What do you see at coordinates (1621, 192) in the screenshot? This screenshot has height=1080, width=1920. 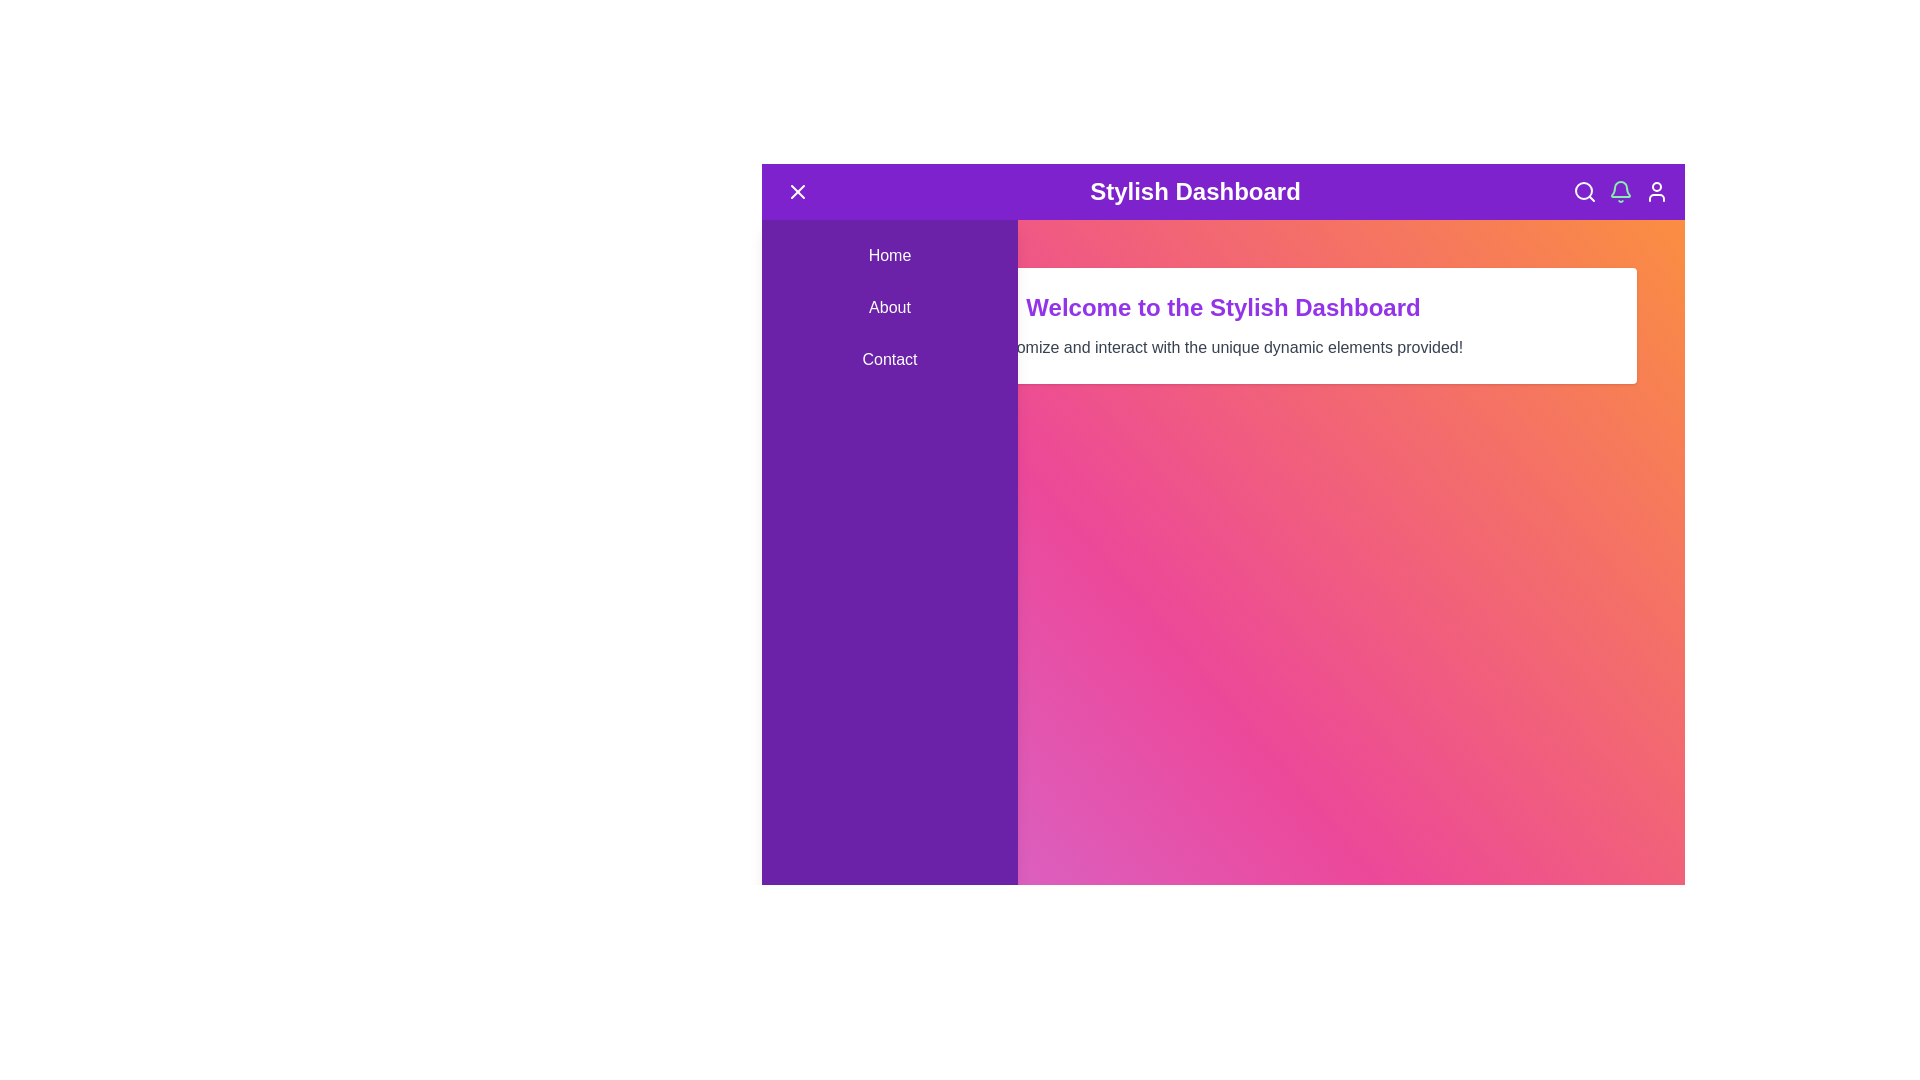 I see `the notification bell icon to toggle notification mode` at bounding box center [1621, 192].